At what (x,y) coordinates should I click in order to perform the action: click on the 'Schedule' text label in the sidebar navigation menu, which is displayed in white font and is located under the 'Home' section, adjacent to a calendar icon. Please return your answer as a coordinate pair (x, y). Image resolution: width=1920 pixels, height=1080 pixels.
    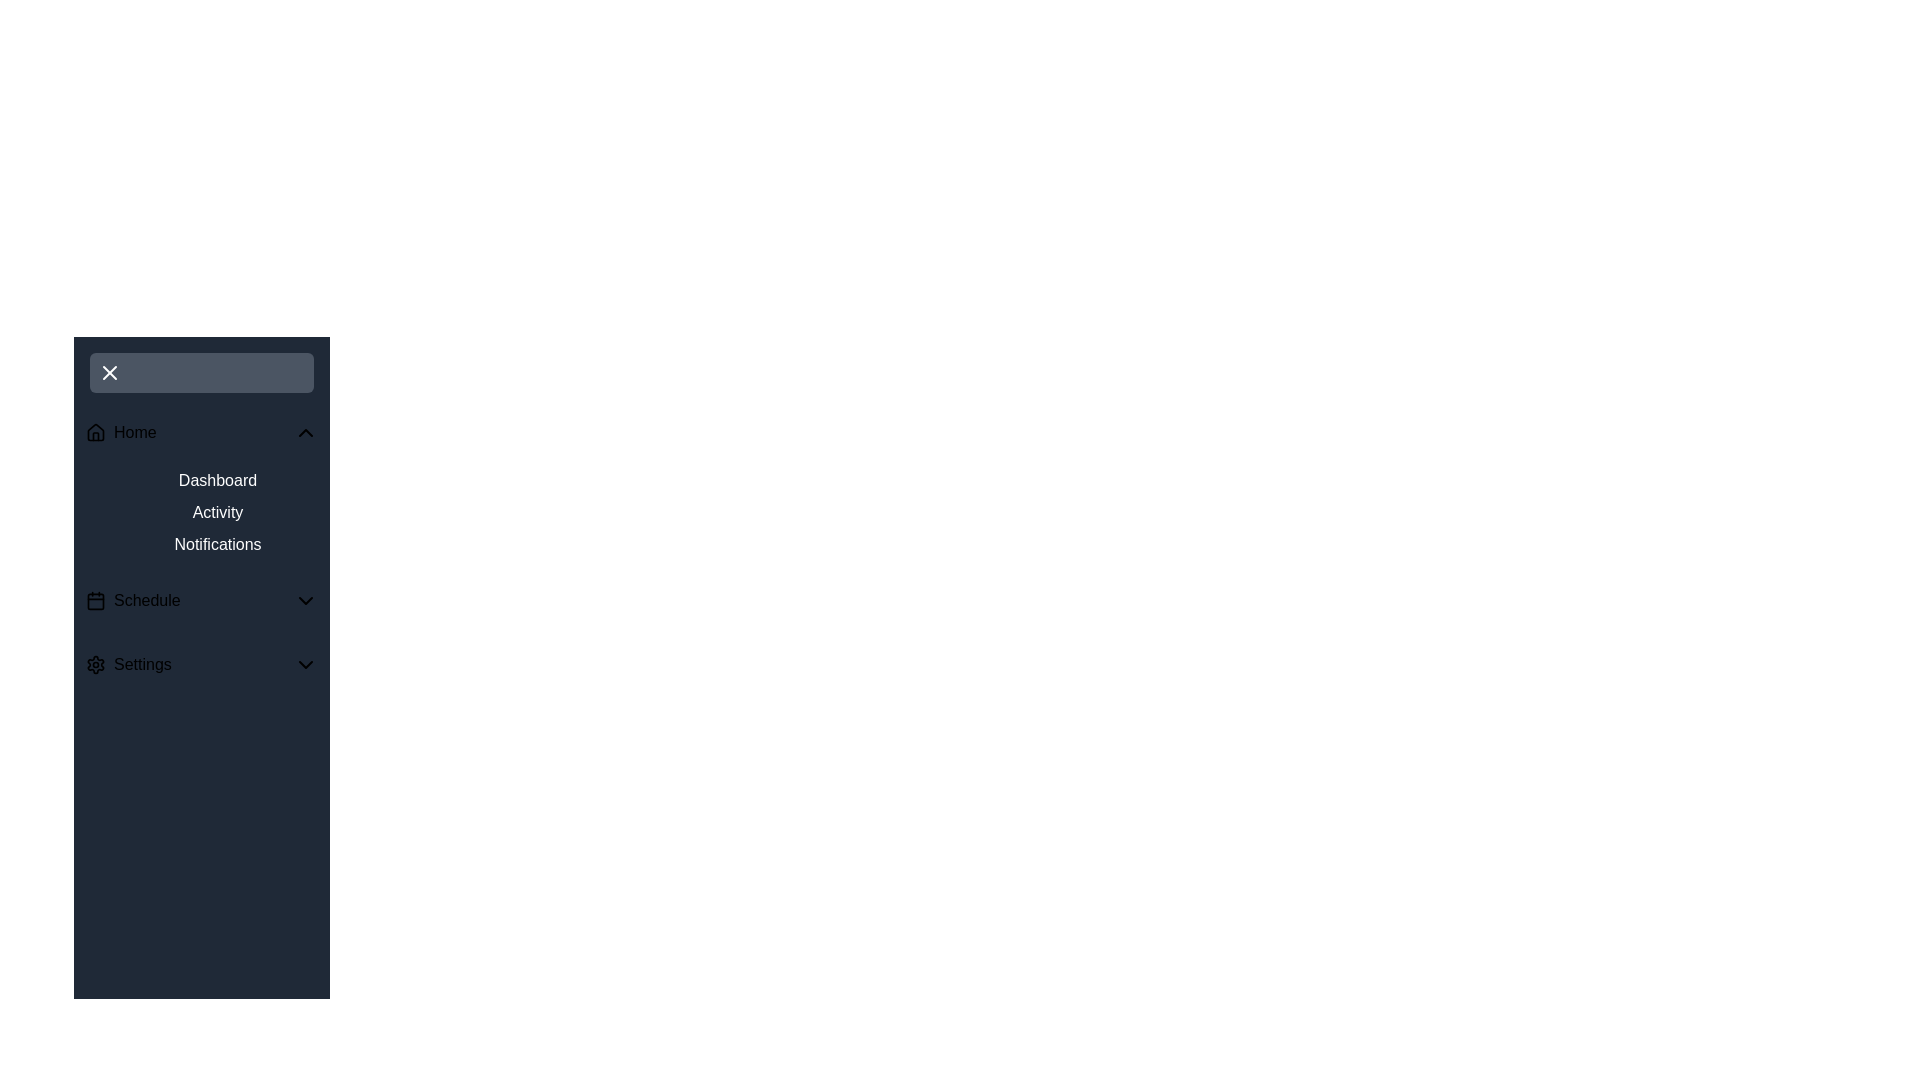
    Looking at the image, I should click on (146, 600).